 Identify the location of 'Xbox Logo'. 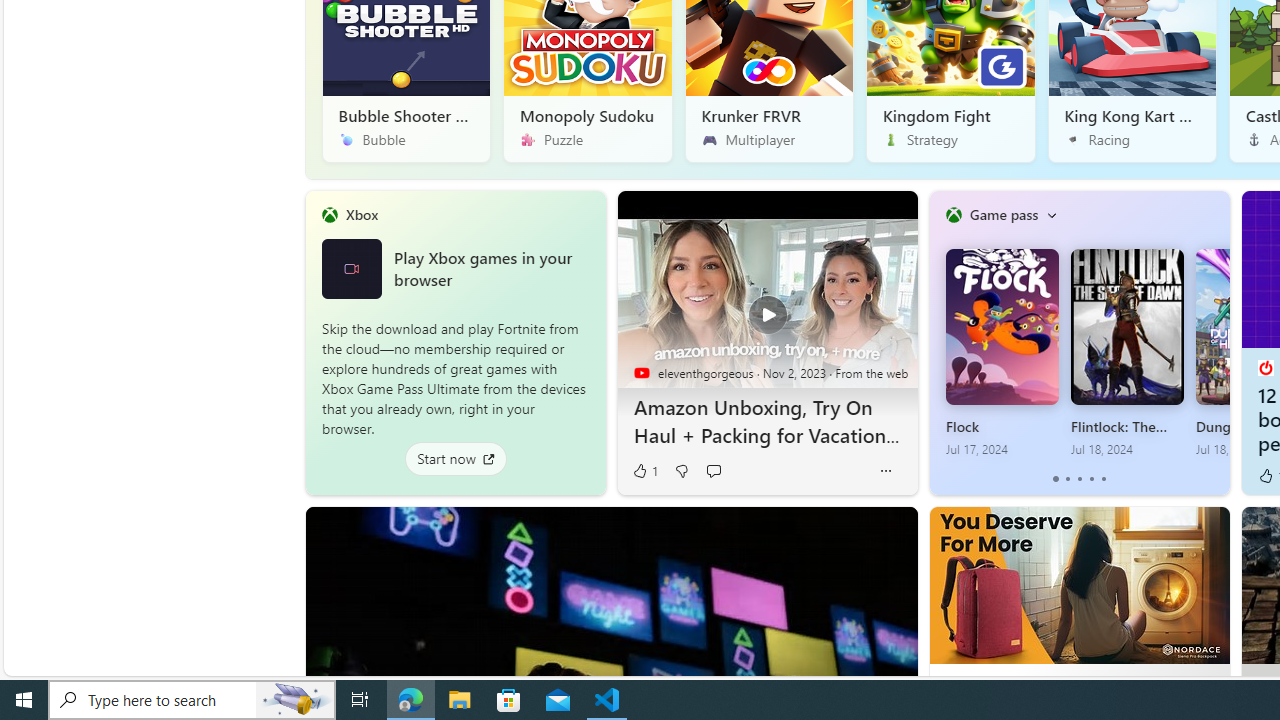
(351, 267).